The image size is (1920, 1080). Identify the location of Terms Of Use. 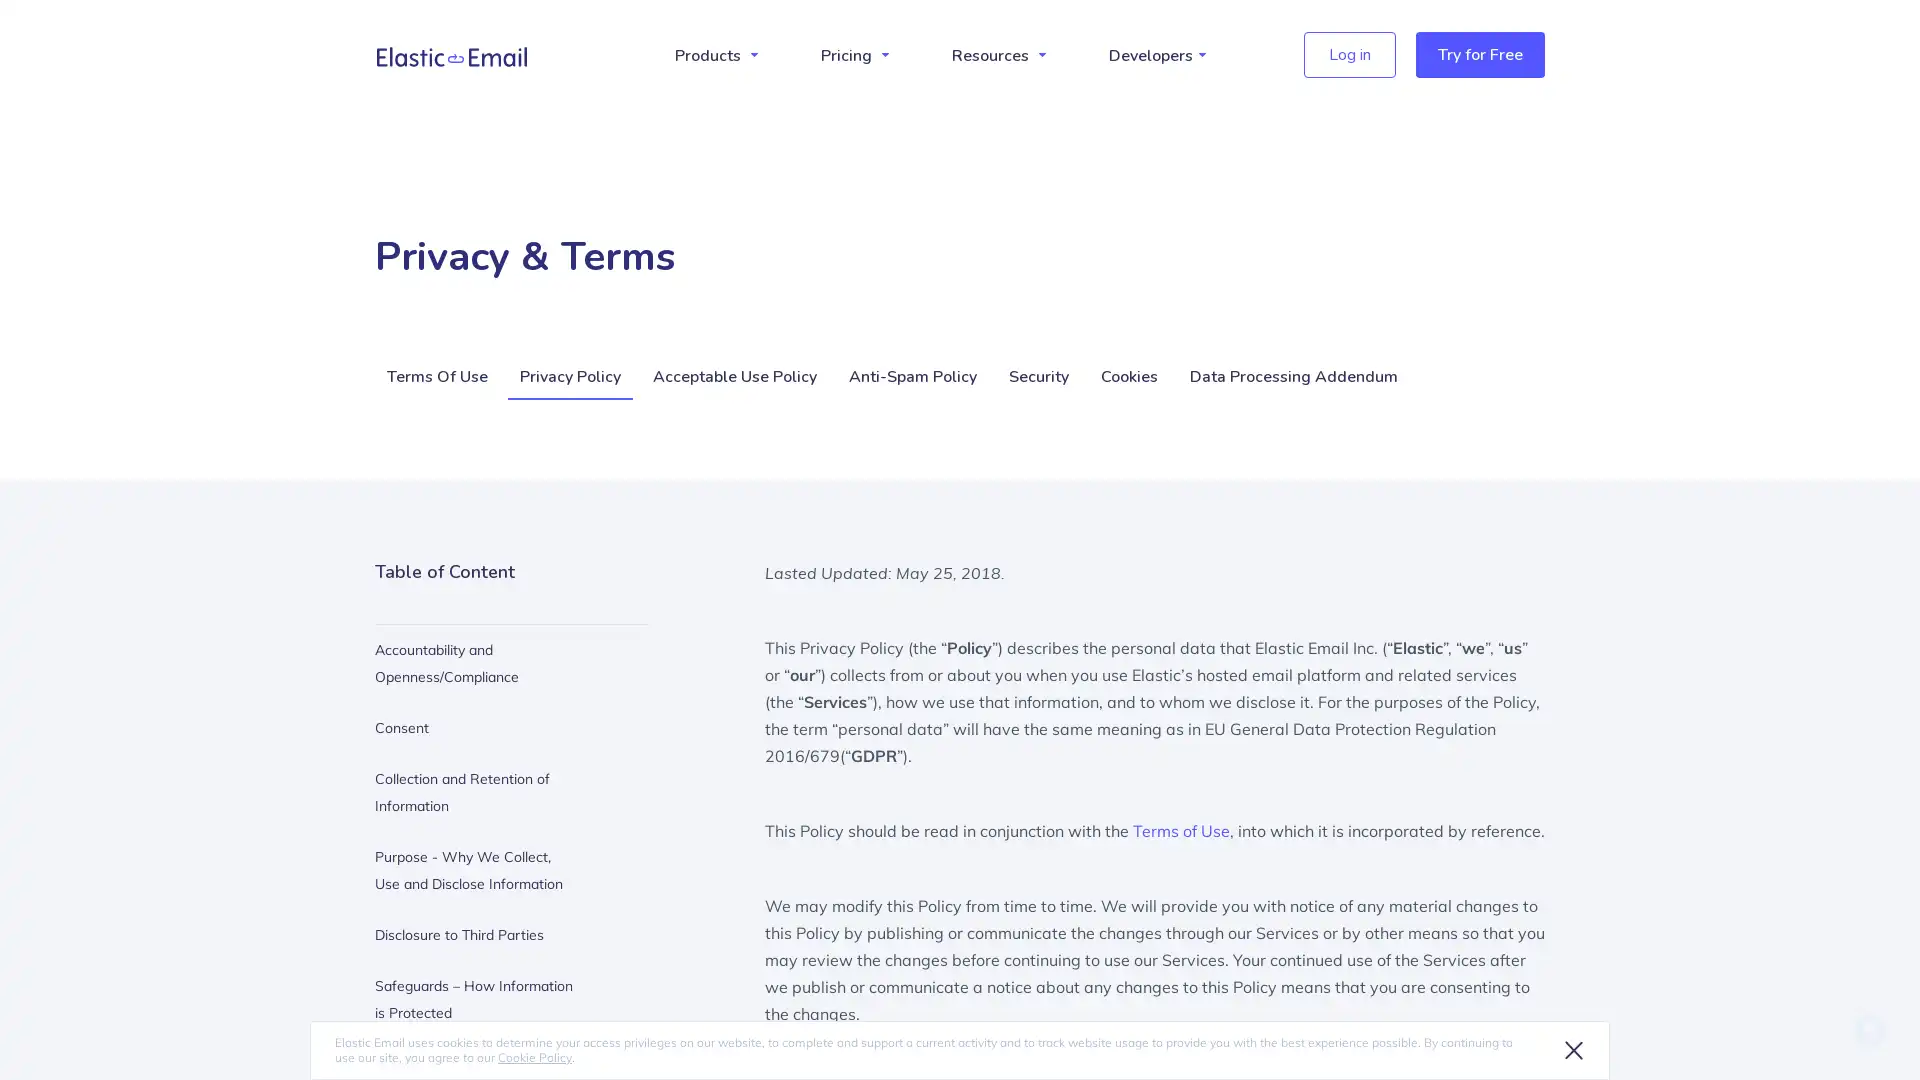
(438, 378).